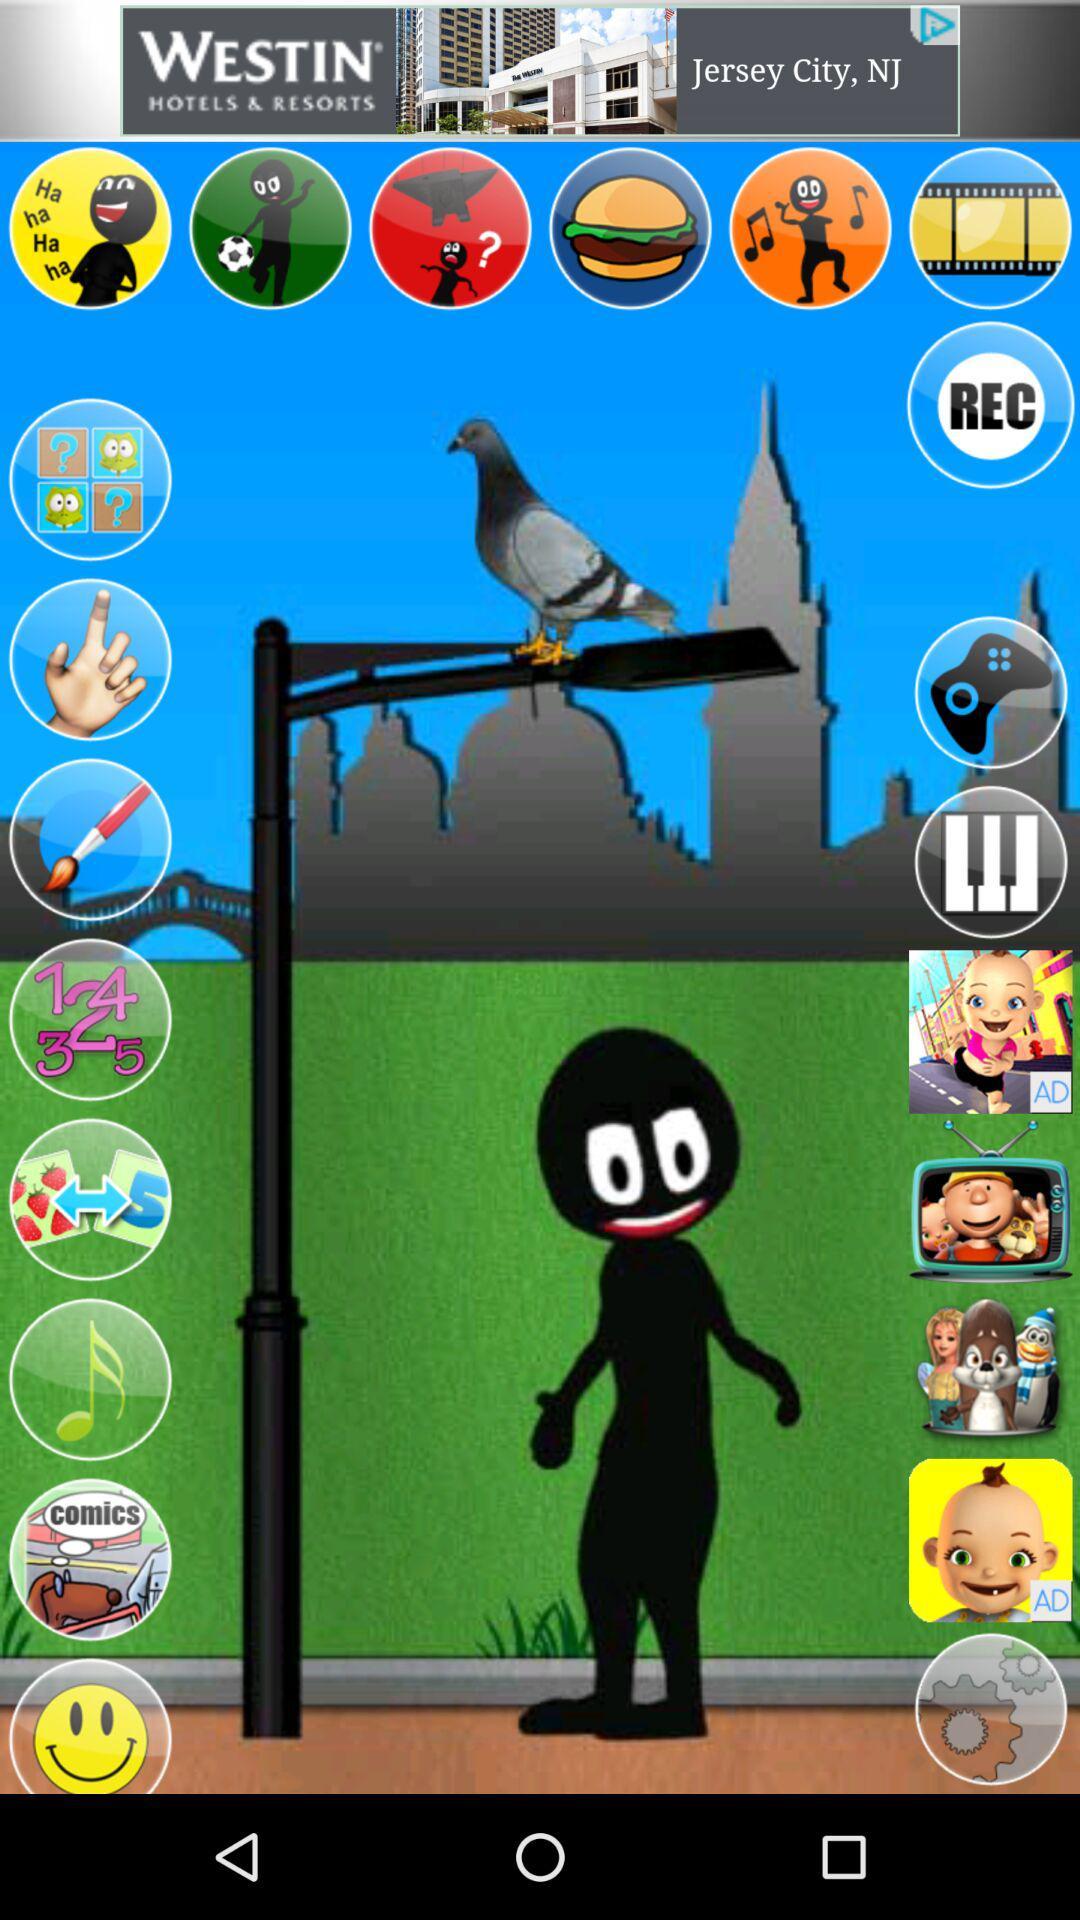 The width and height of the screenshot is (1080, 1920). Describe the element at coordinates (88, 840) in the screenshot. I see `brush paint option` at that location.